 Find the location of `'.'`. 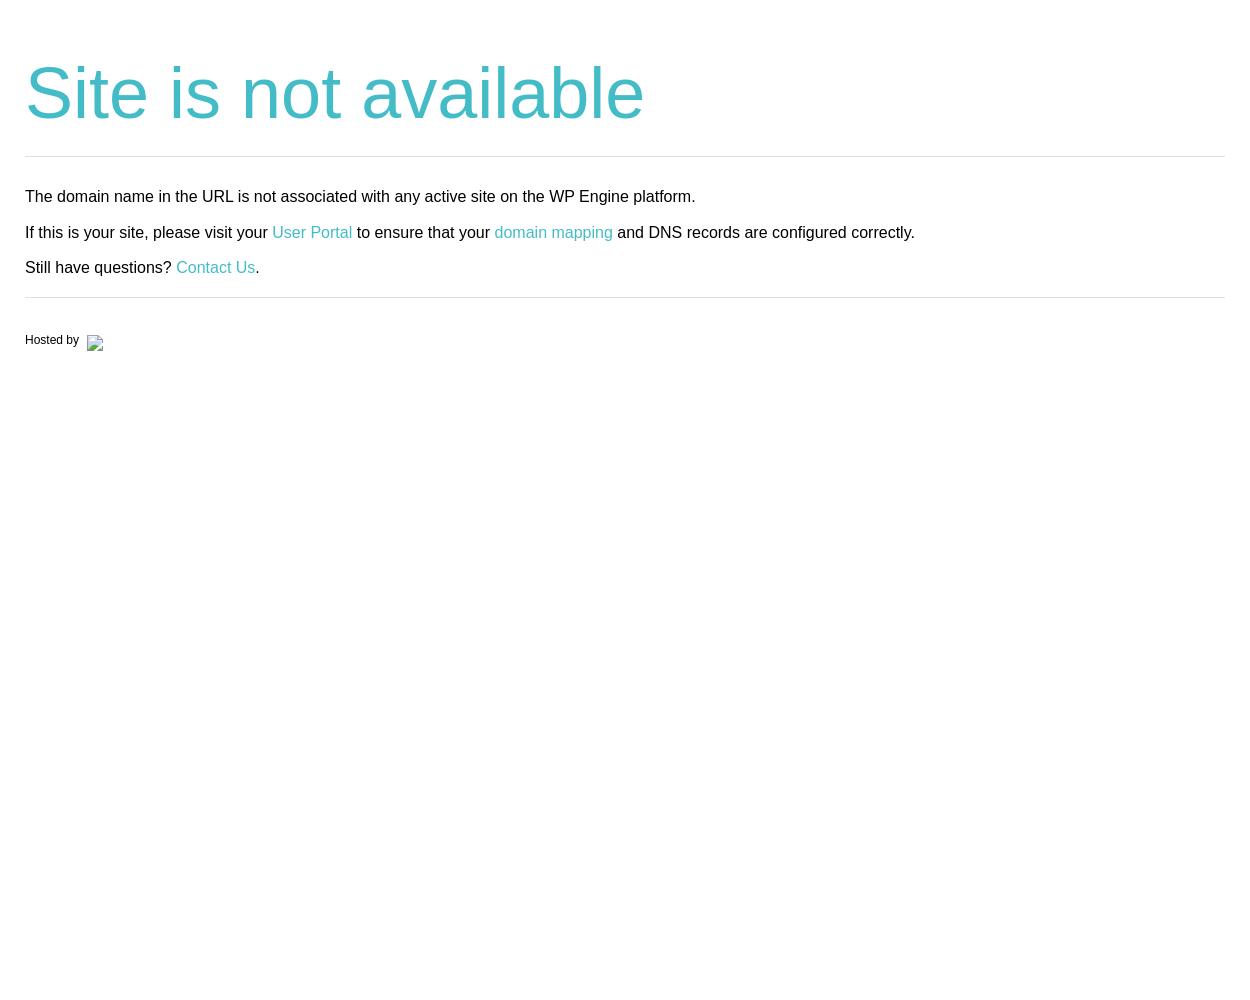

'.' is located at coordinates (257, 266).